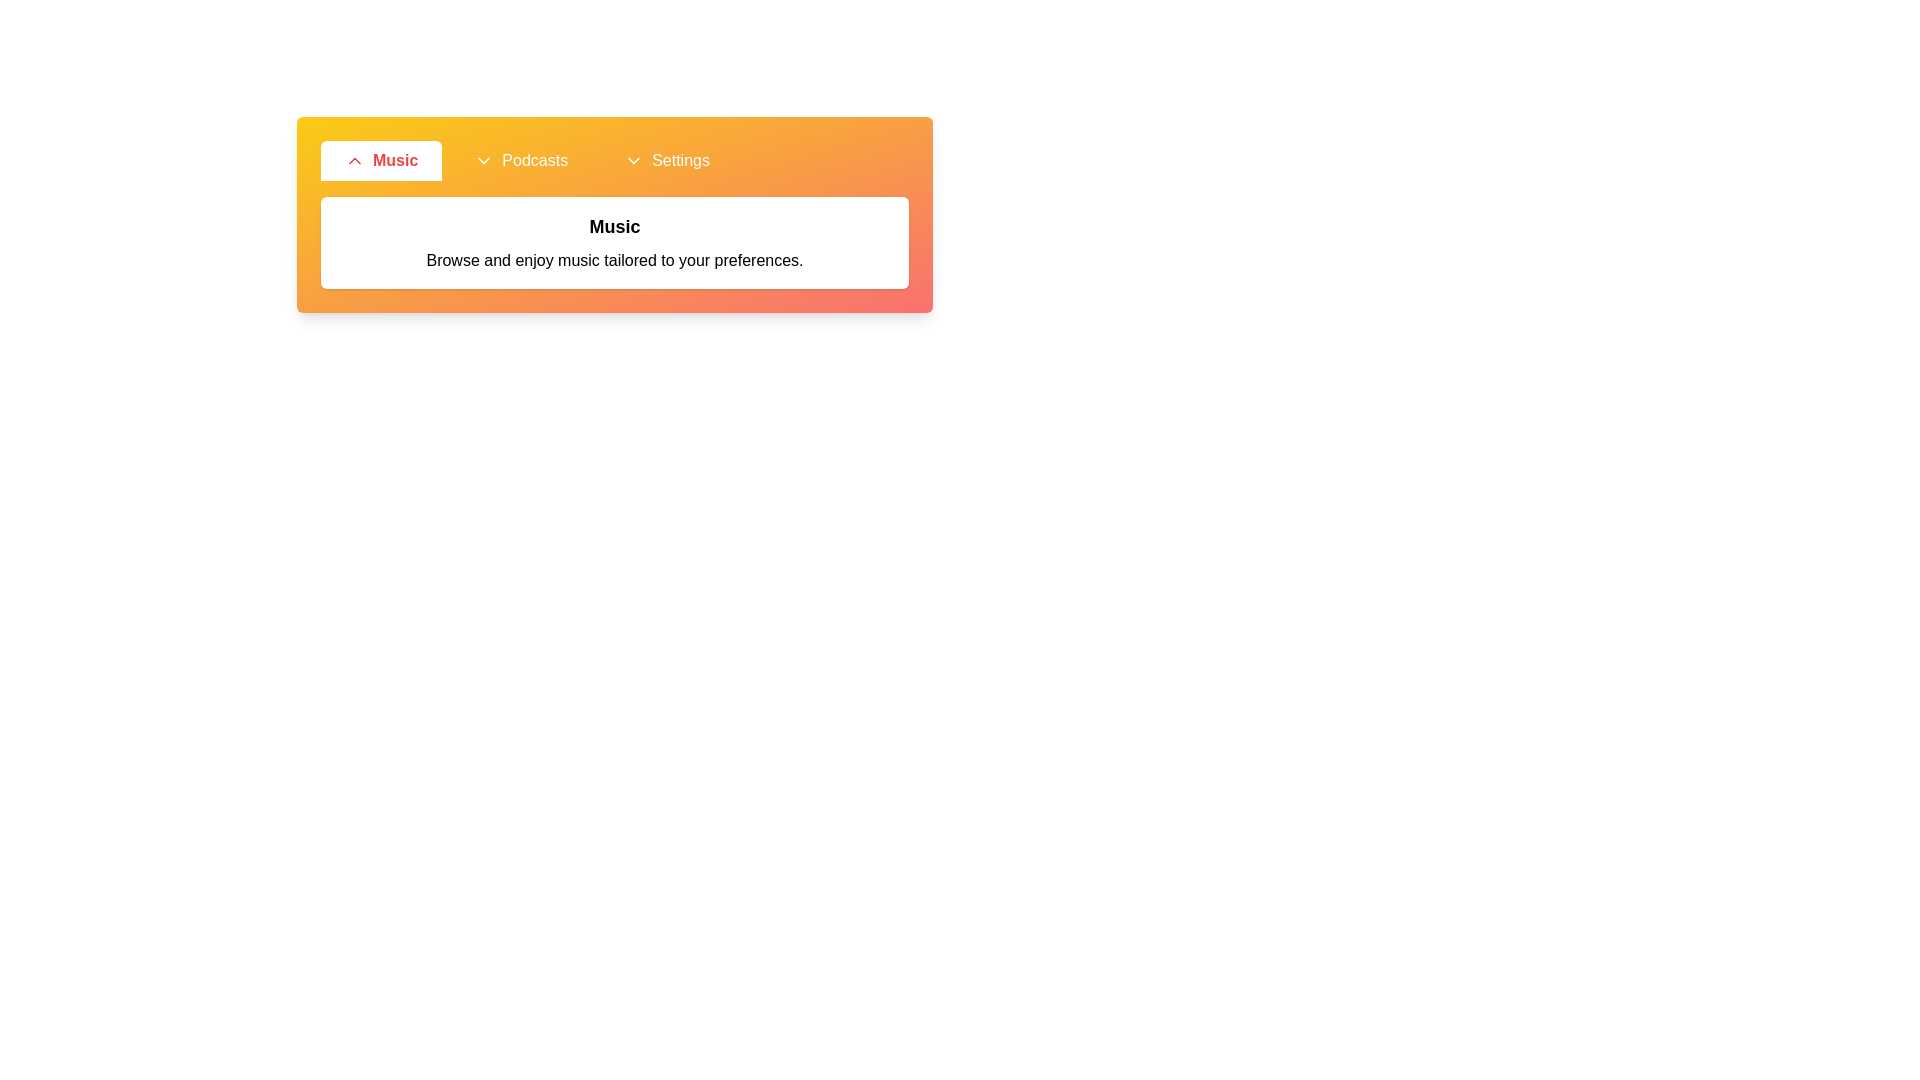  What do you see at coordinates (633, 160) in the screenshot?
I see `the chevron icon of the tab labeled Settings` at bounding box center [633, 160].